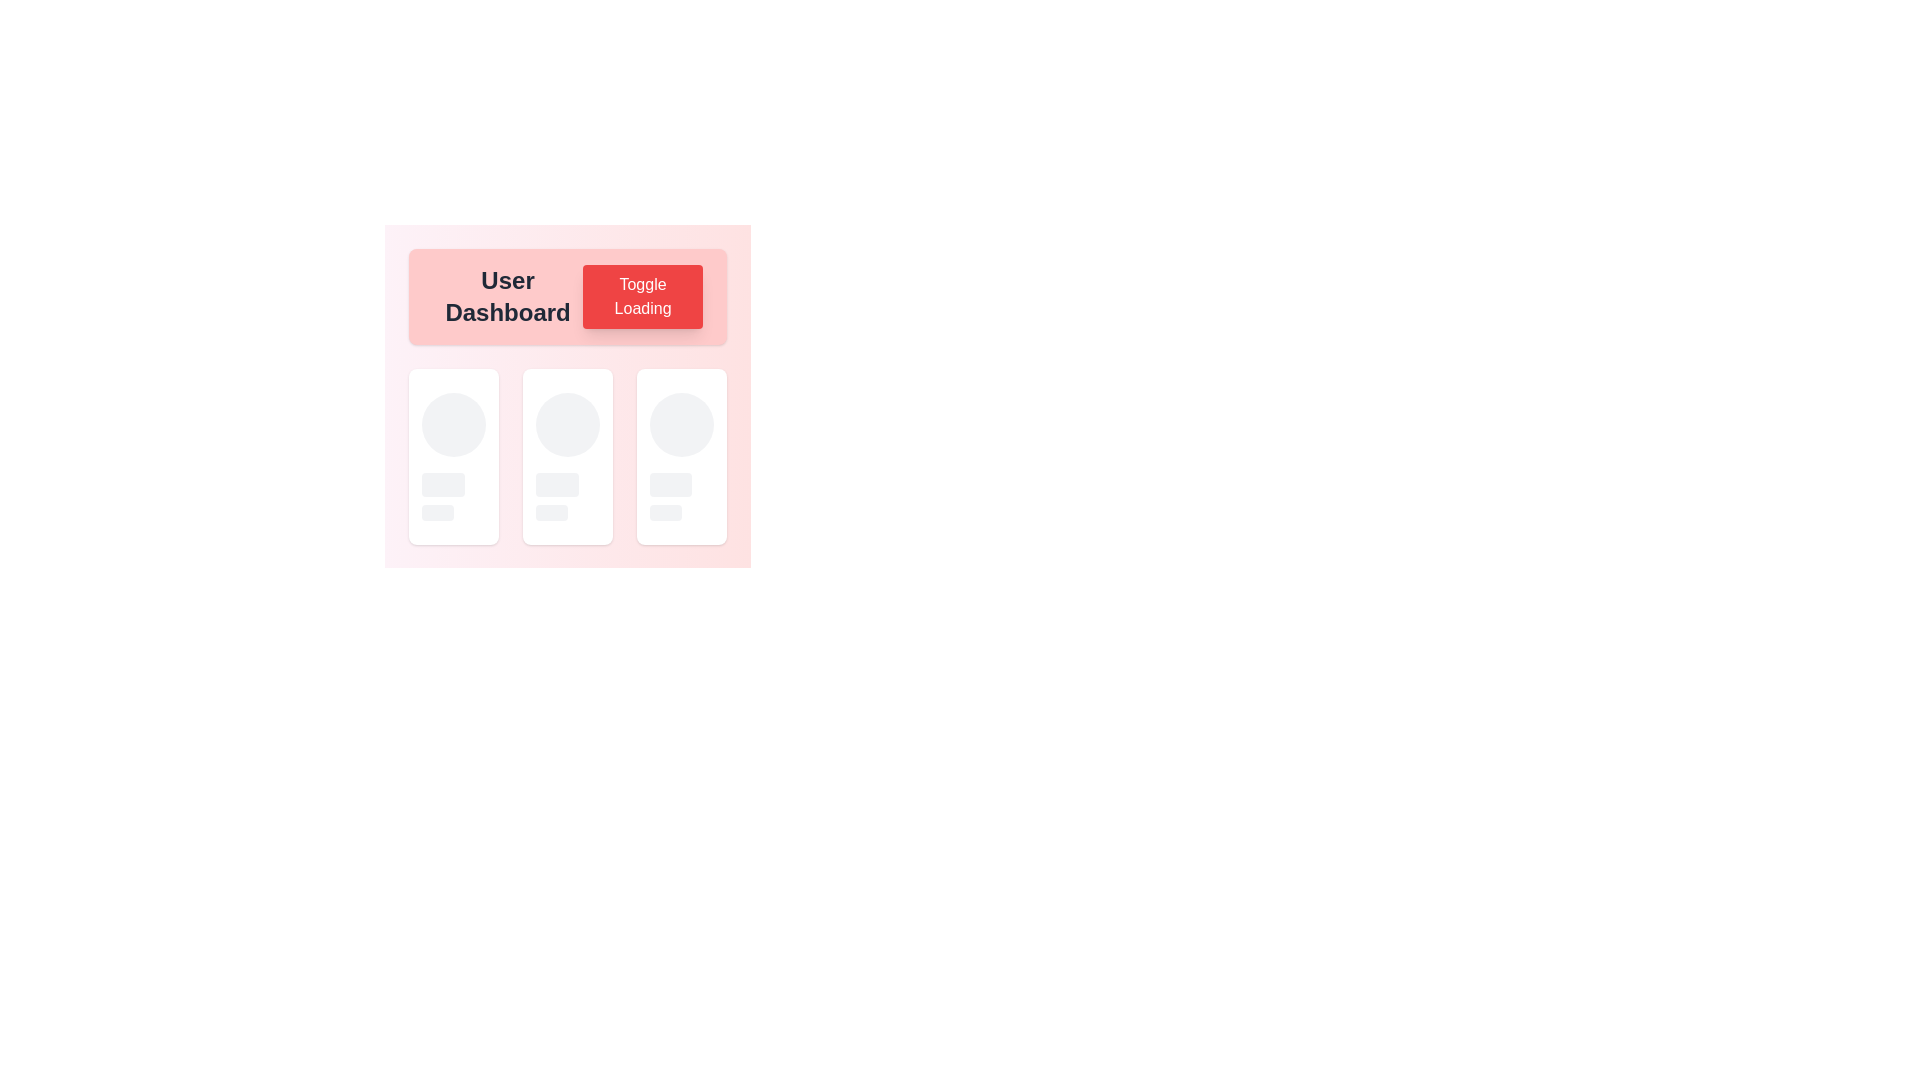 The image size is (1920, 1080). I want to click on the Loading placeholder bar, which is a bar with rounded ends and a light gray background, centrally located below a circular placeholder, so click(557, 485).